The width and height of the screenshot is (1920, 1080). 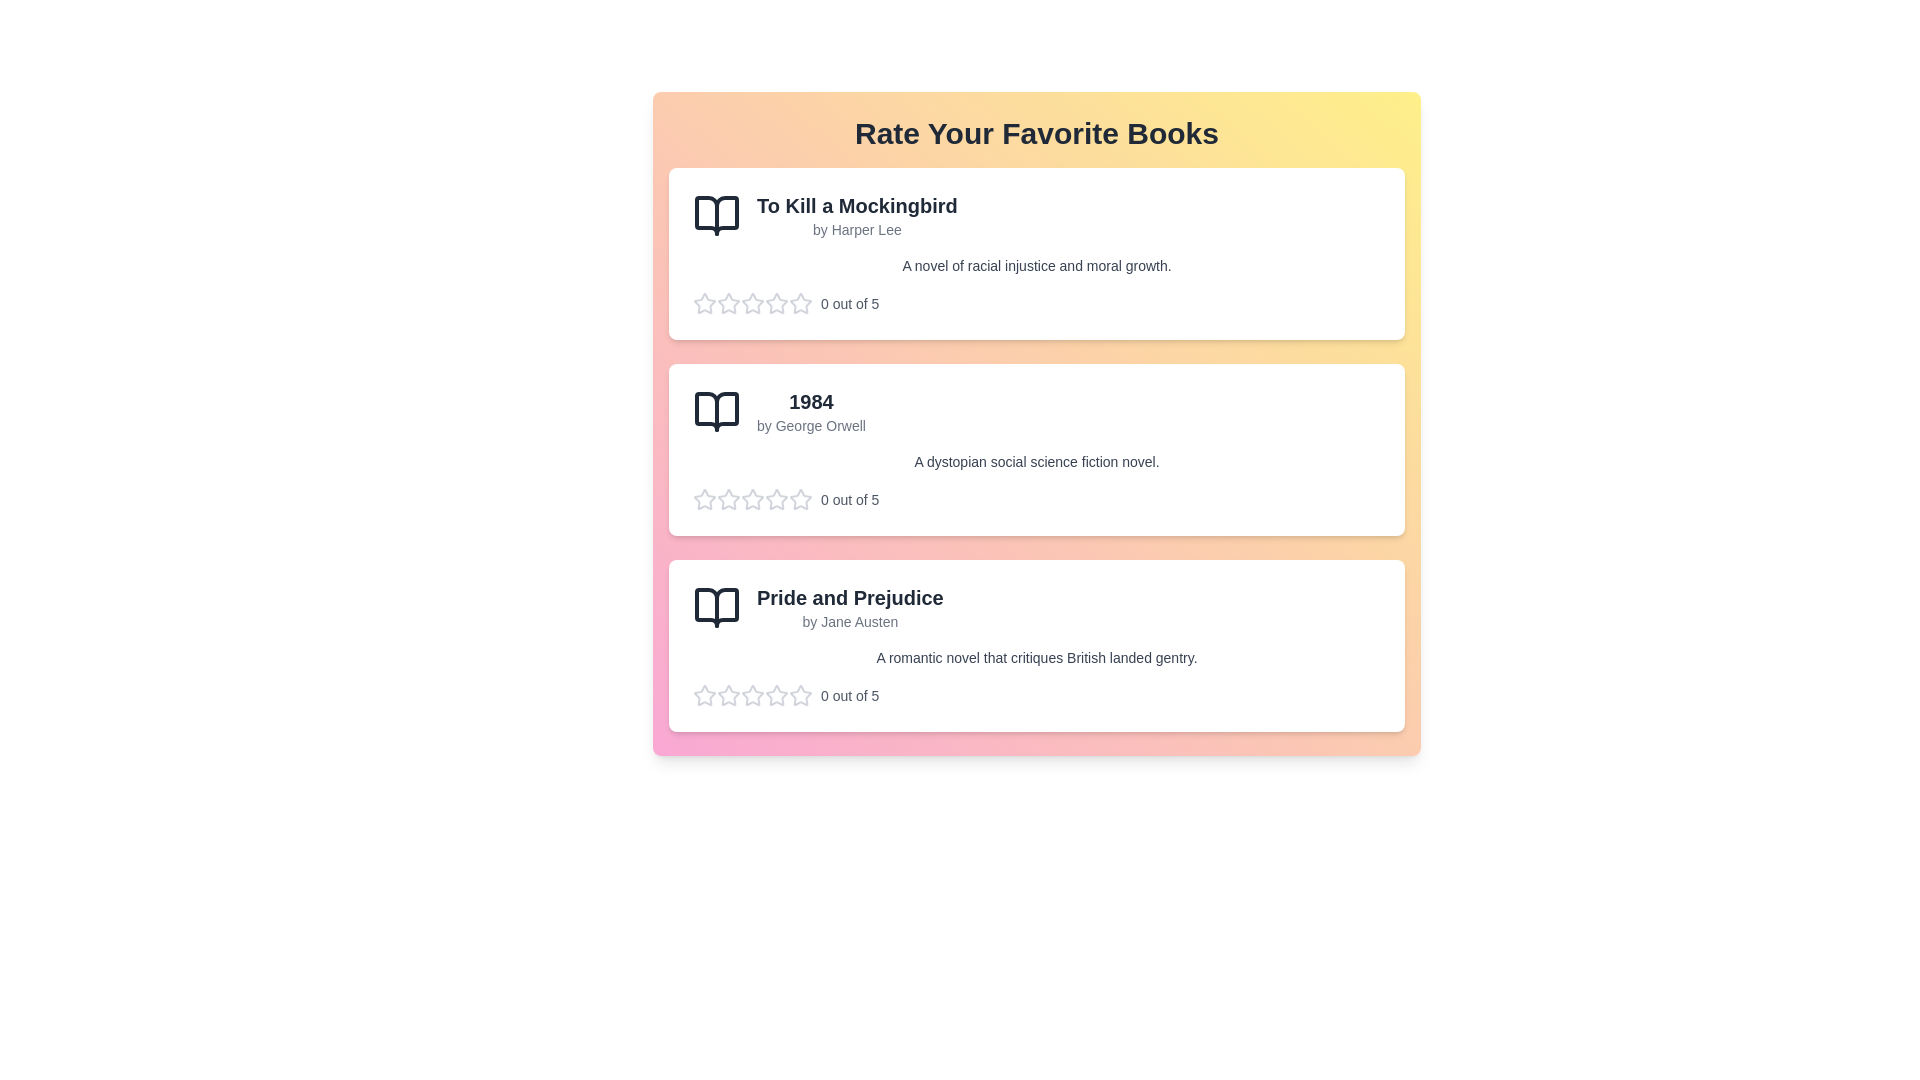 What do you see at coordinates (728, 304) in the screenshot?
I see `the second interactive rating star icon to provide a rating for 'To Kill a Mockingbird'` at bounding box center [728, 304].